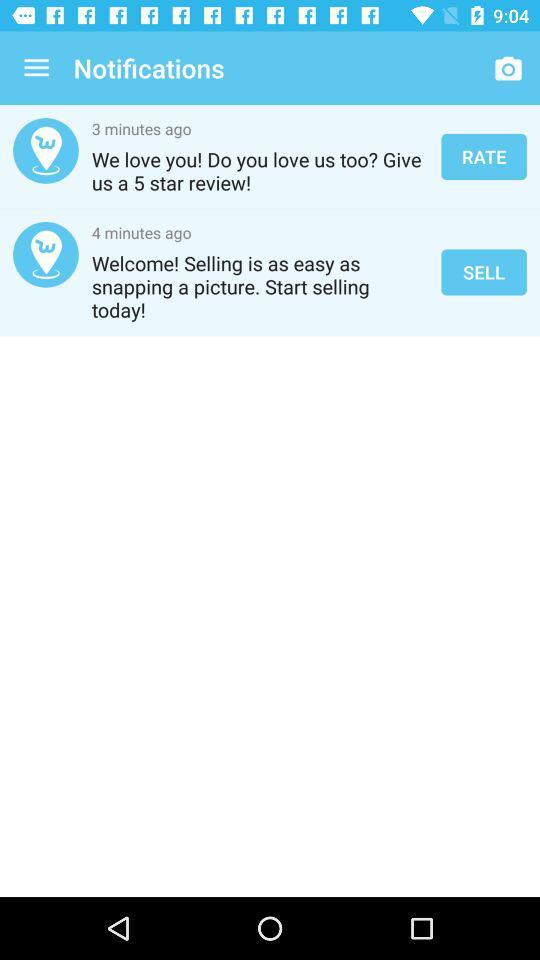 This screenshot has height=960, width=540. Describe the element at coordinates (483, 155) in the screenshot. I see `item above sell` at that location.